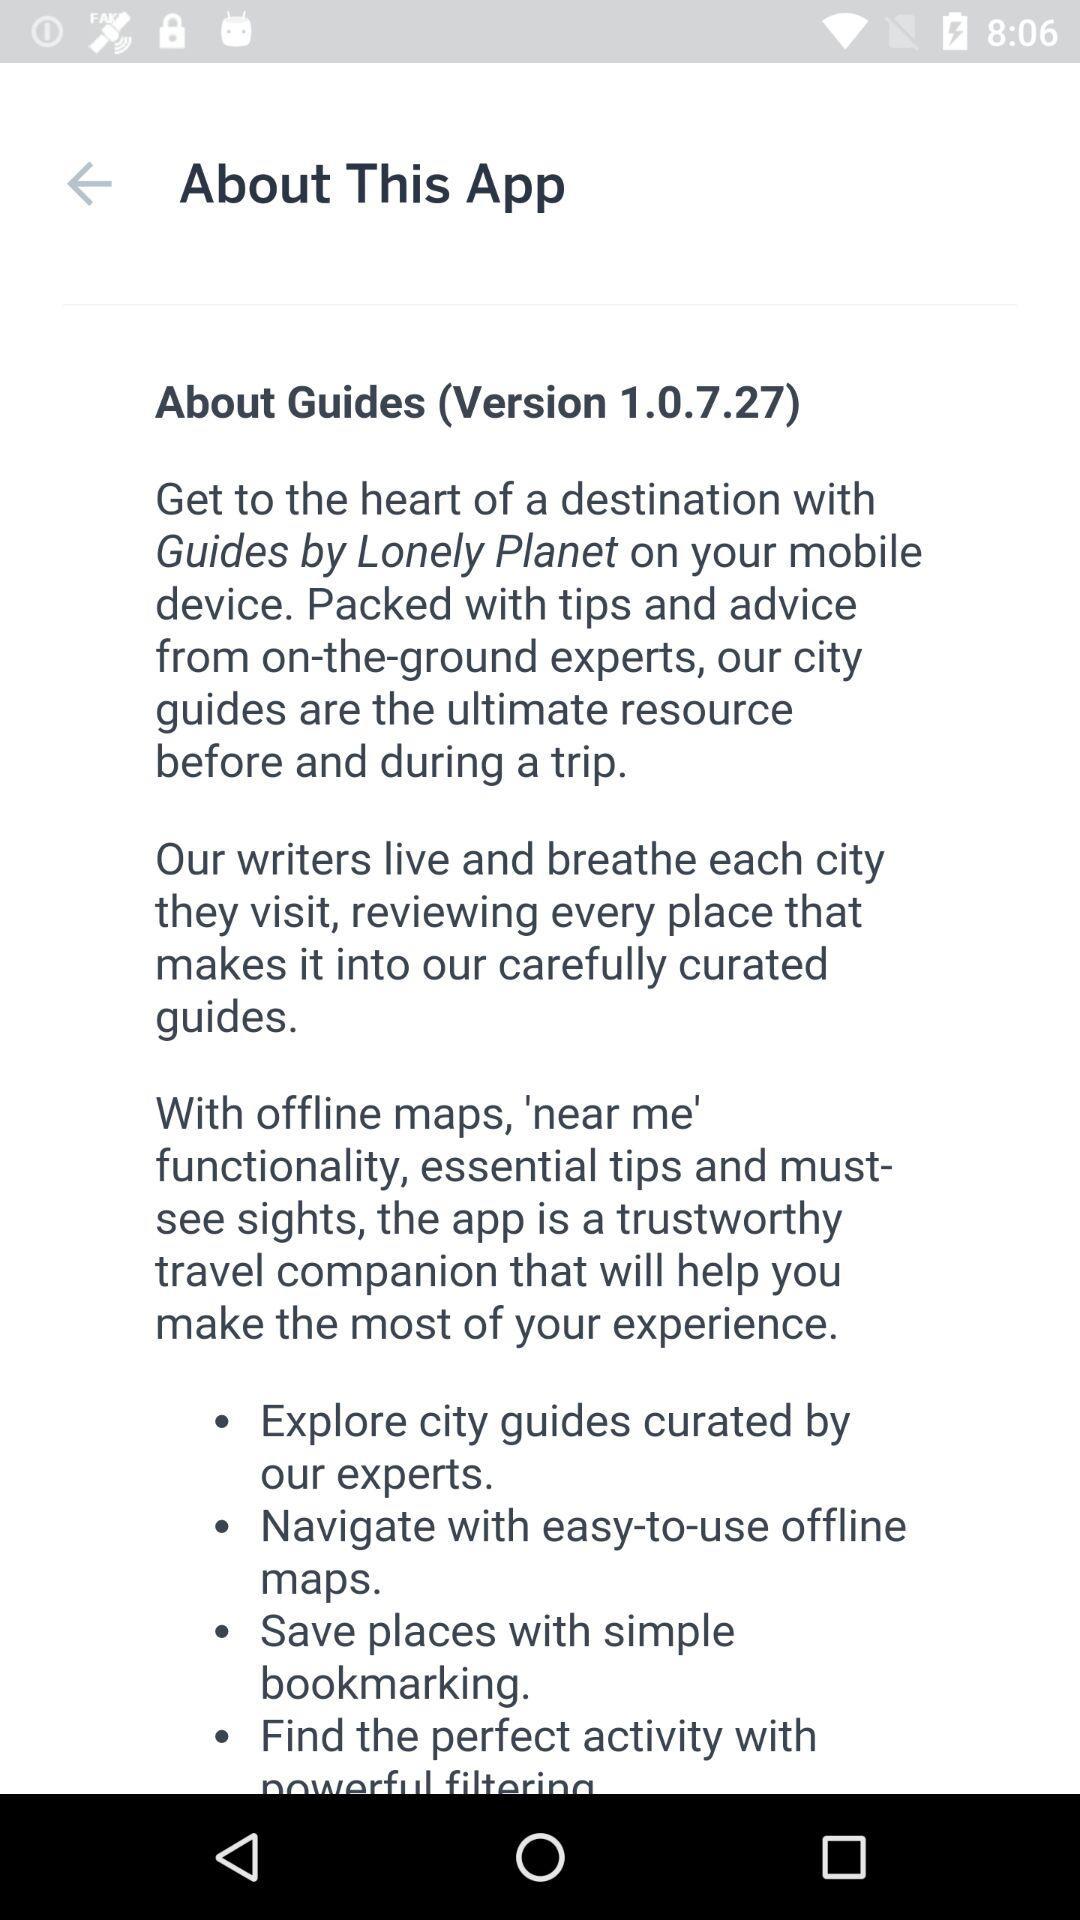  What do you see at coordinates (88, 183) in the screenshot?
I see `previous button` at bounding box center [88, 183].